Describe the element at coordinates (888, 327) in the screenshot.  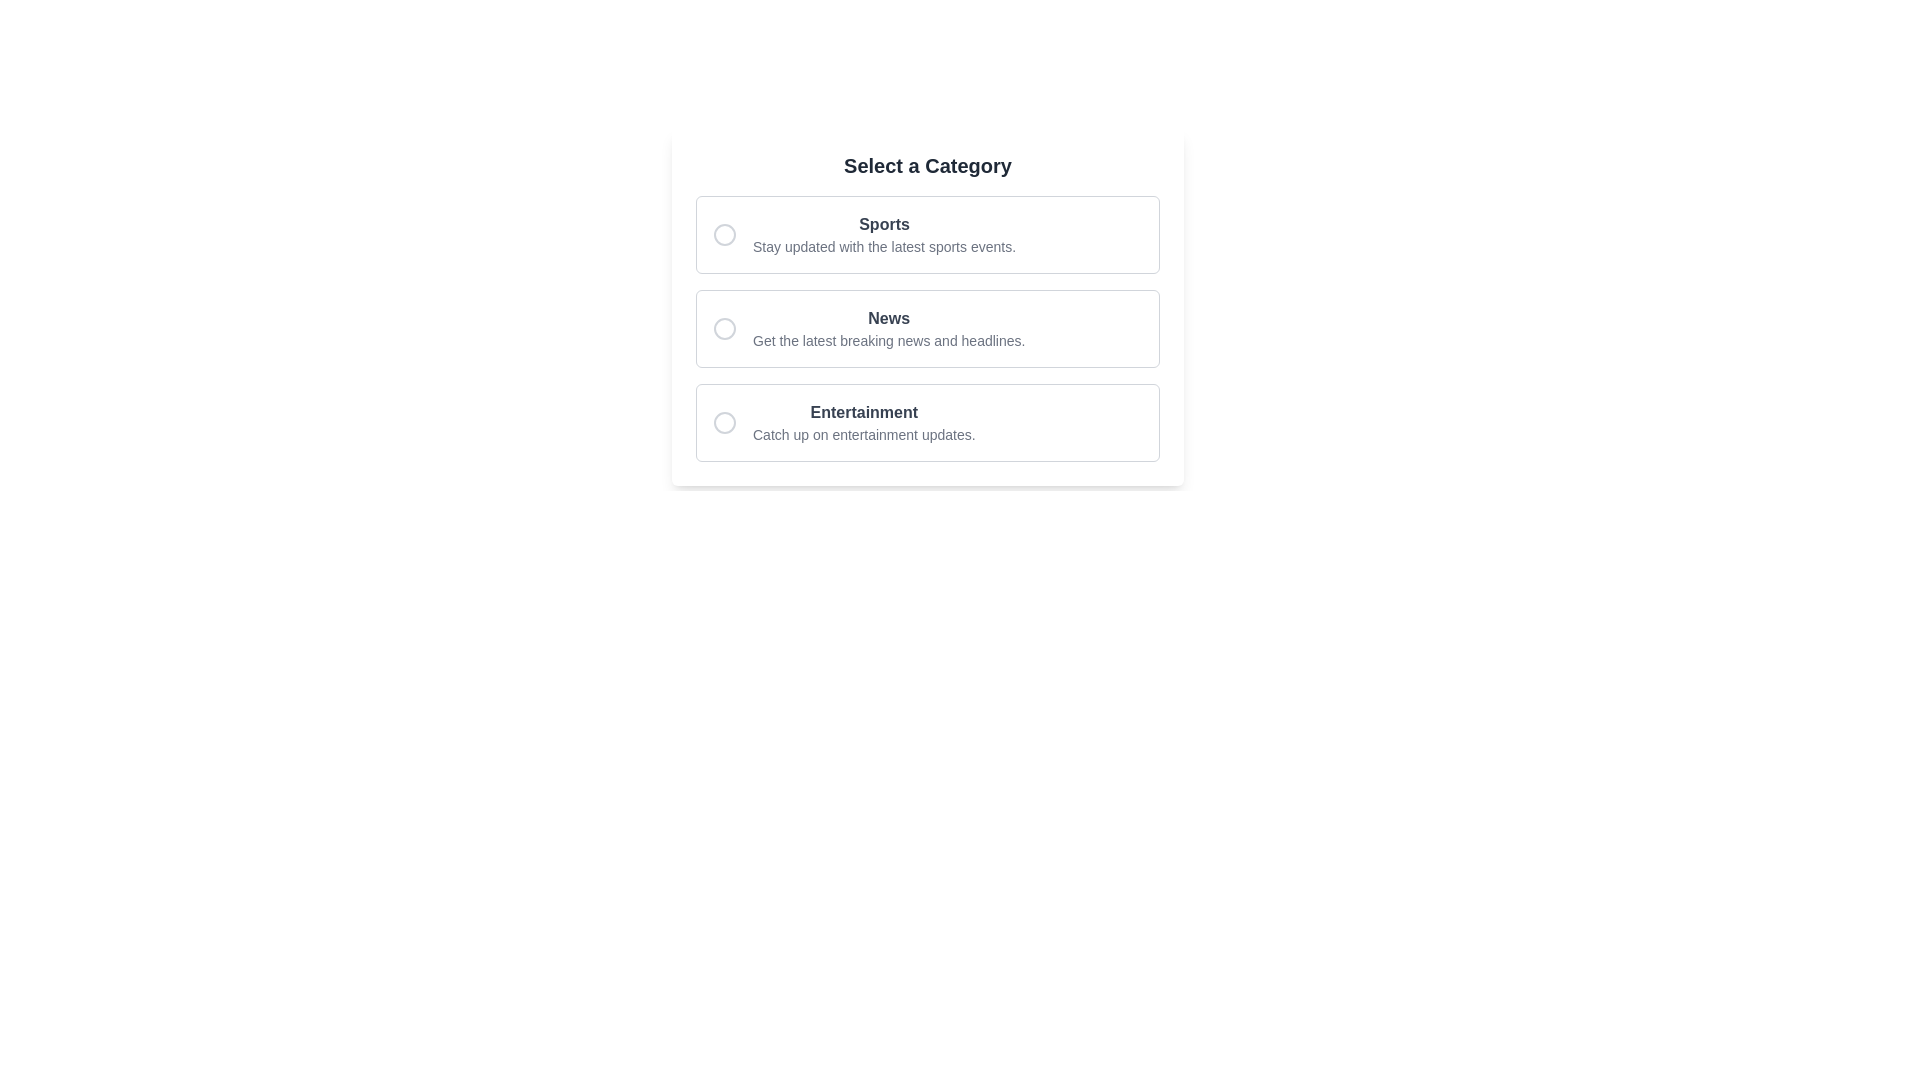
I see `the 'News' category option in the central panel` at that location.